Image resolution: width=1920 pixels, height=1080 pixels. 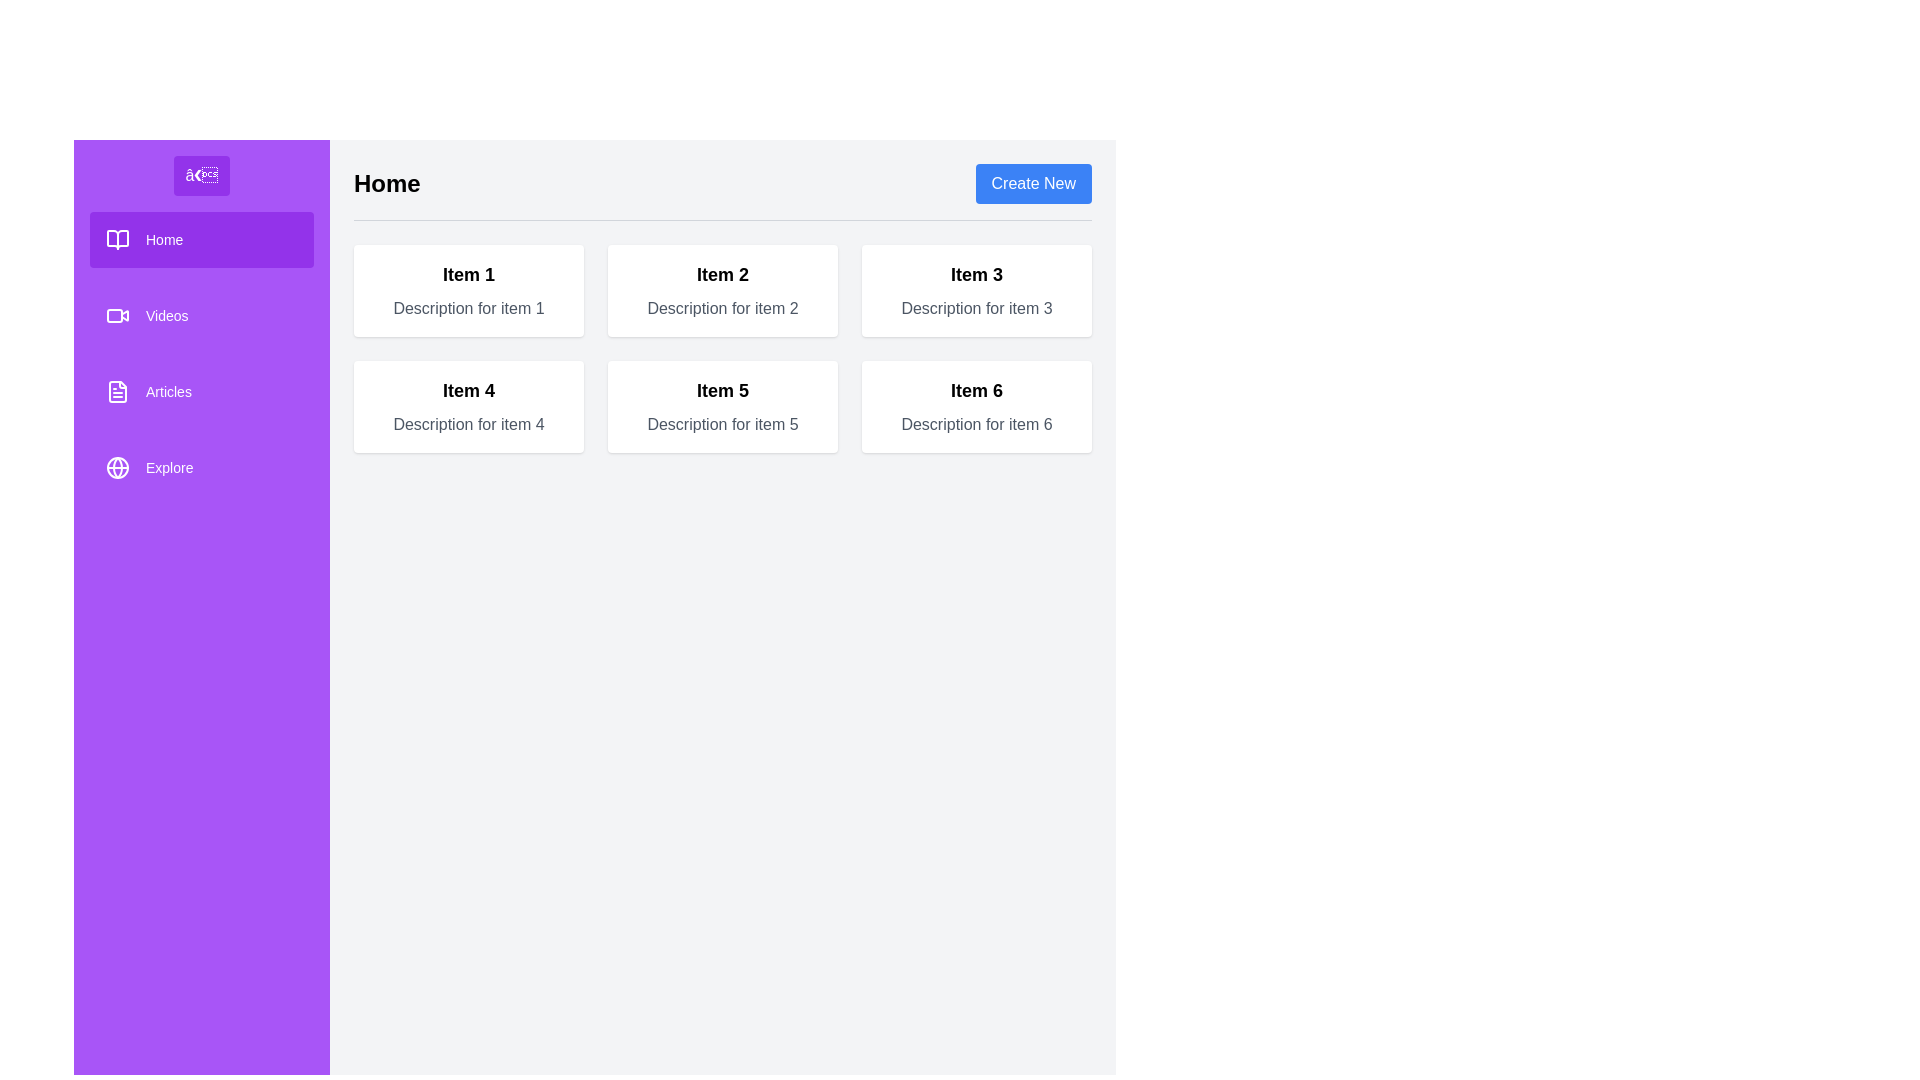 What do you see at coordinates (117, 392) in the screenshot?
I see `the rectangular document icon with a folded top-right corner located in the navigation sidebar, adjacent to the 'Articles' label` at bounding box center [117, 392].